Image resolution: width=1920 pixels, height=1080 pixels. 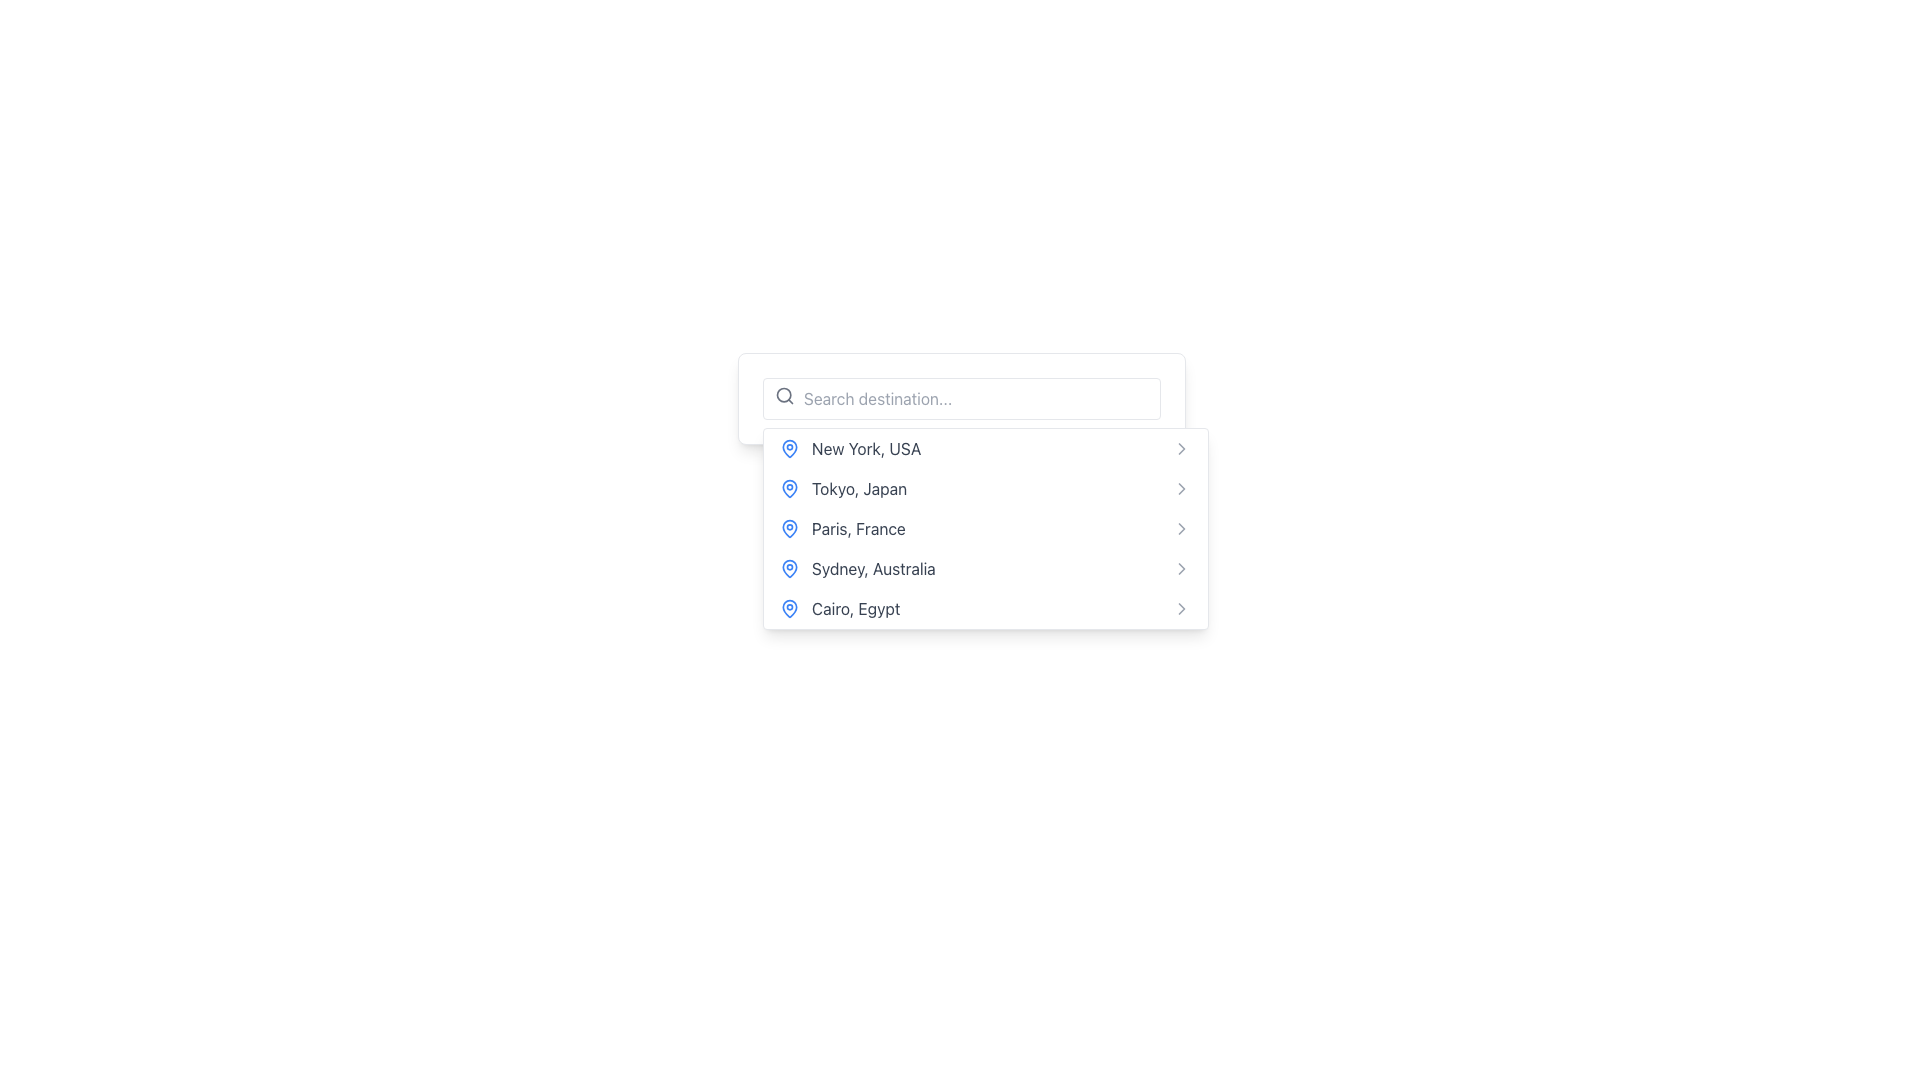 What do you see at coordinates (1181, 527) in the screenshot?
I see `the icon at the far-right side of the 'Paris, France' entry in the selectable list` at bounding box center [1181, 527].